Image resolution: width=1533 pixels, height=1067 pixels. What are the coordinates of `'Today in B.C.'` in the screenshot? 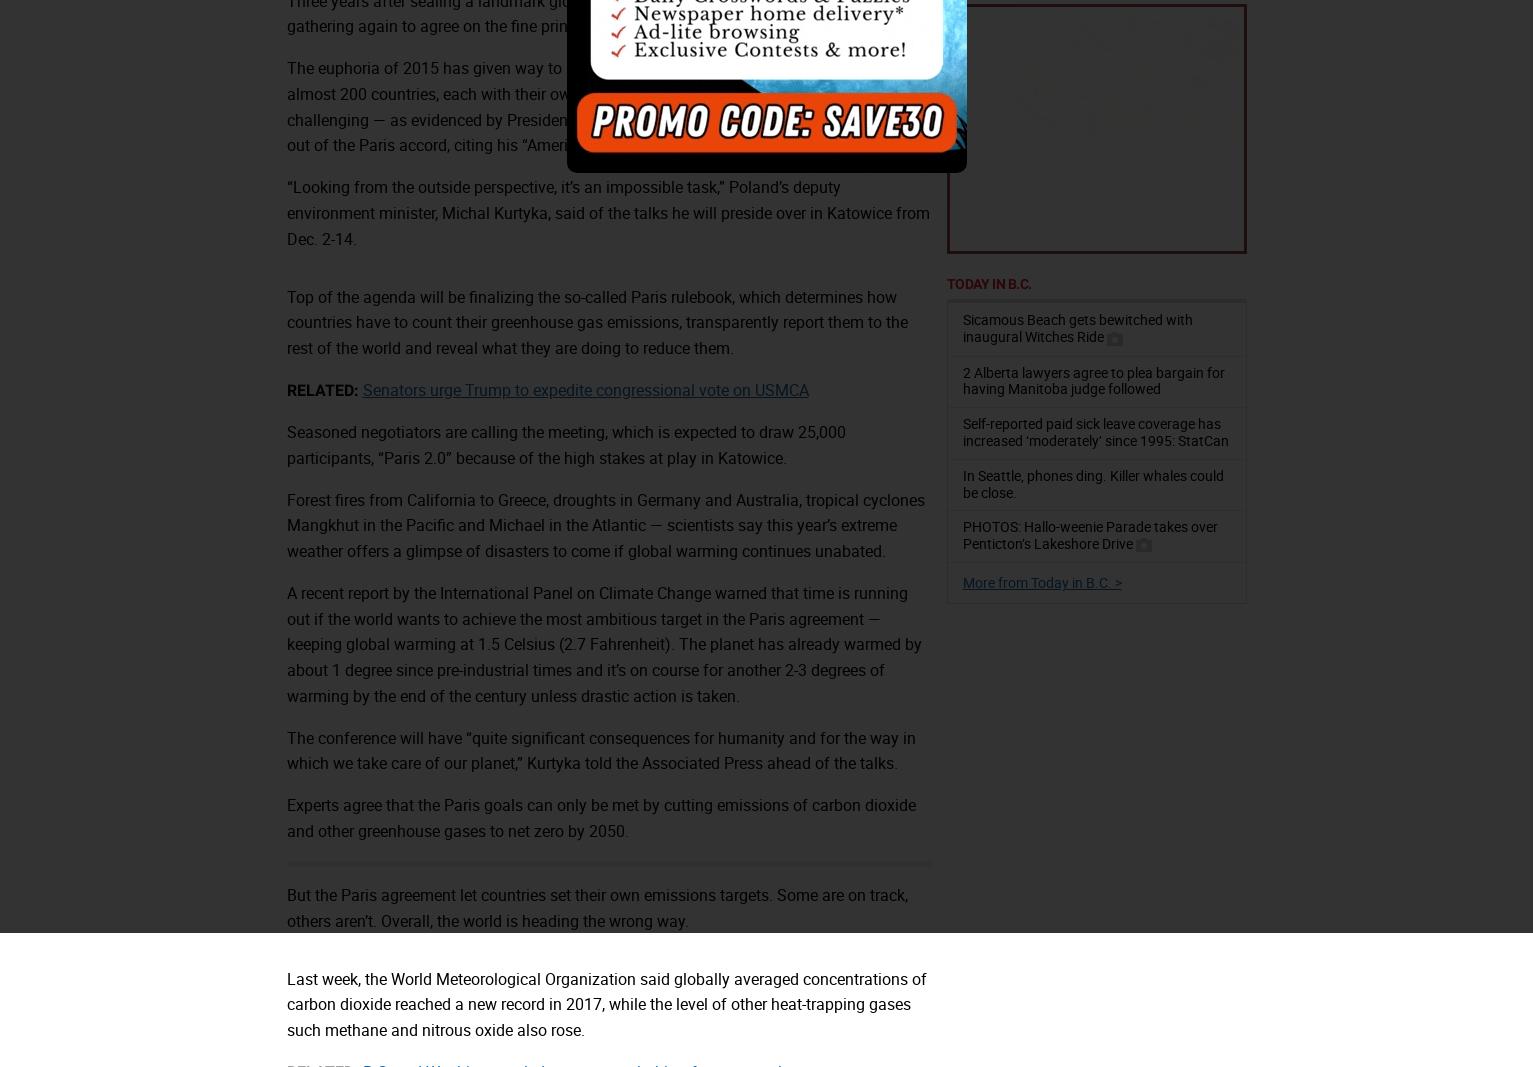 It's located at (946, 284).